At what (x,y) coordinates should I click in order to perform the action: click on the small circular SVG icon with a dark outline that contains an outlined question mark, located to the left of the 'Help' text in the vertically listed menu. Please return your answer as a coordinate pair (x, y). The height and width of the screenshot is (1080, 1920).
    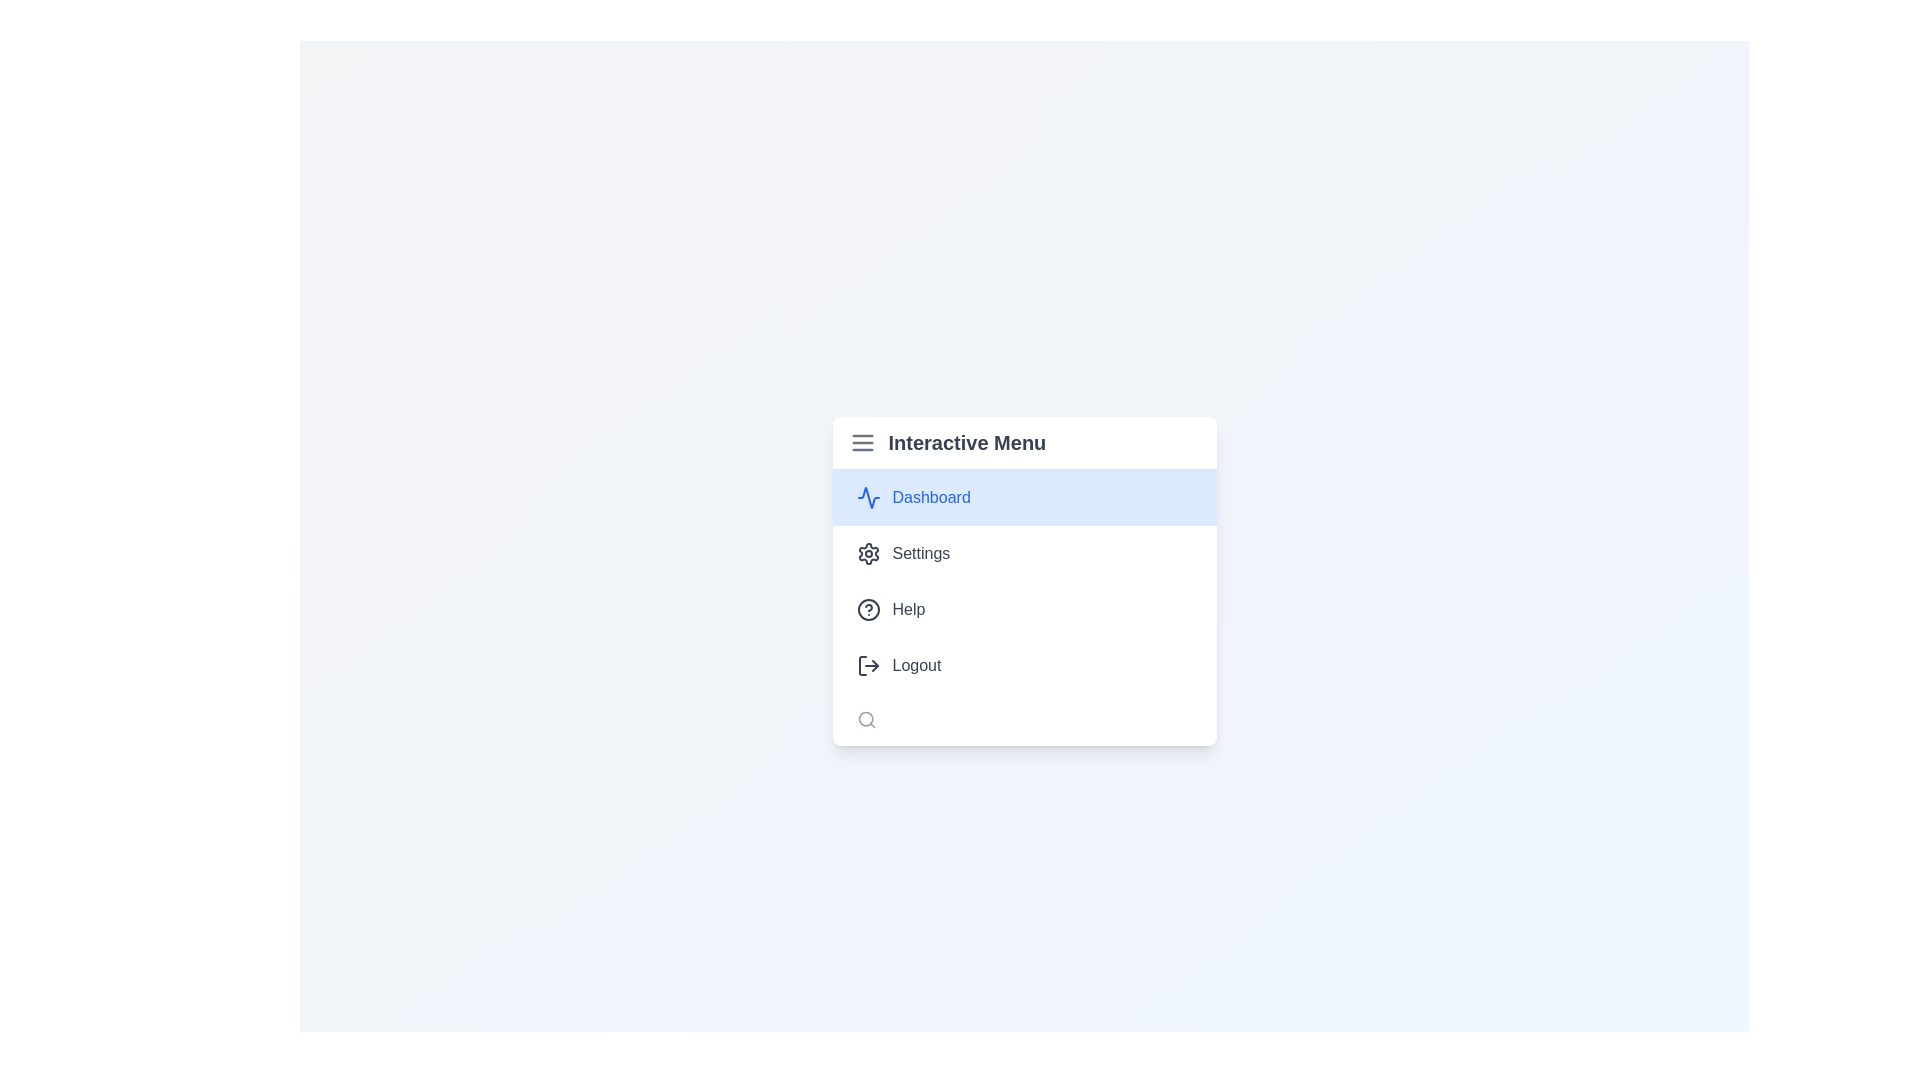
    Looking at the image, I should click on (868, 608).